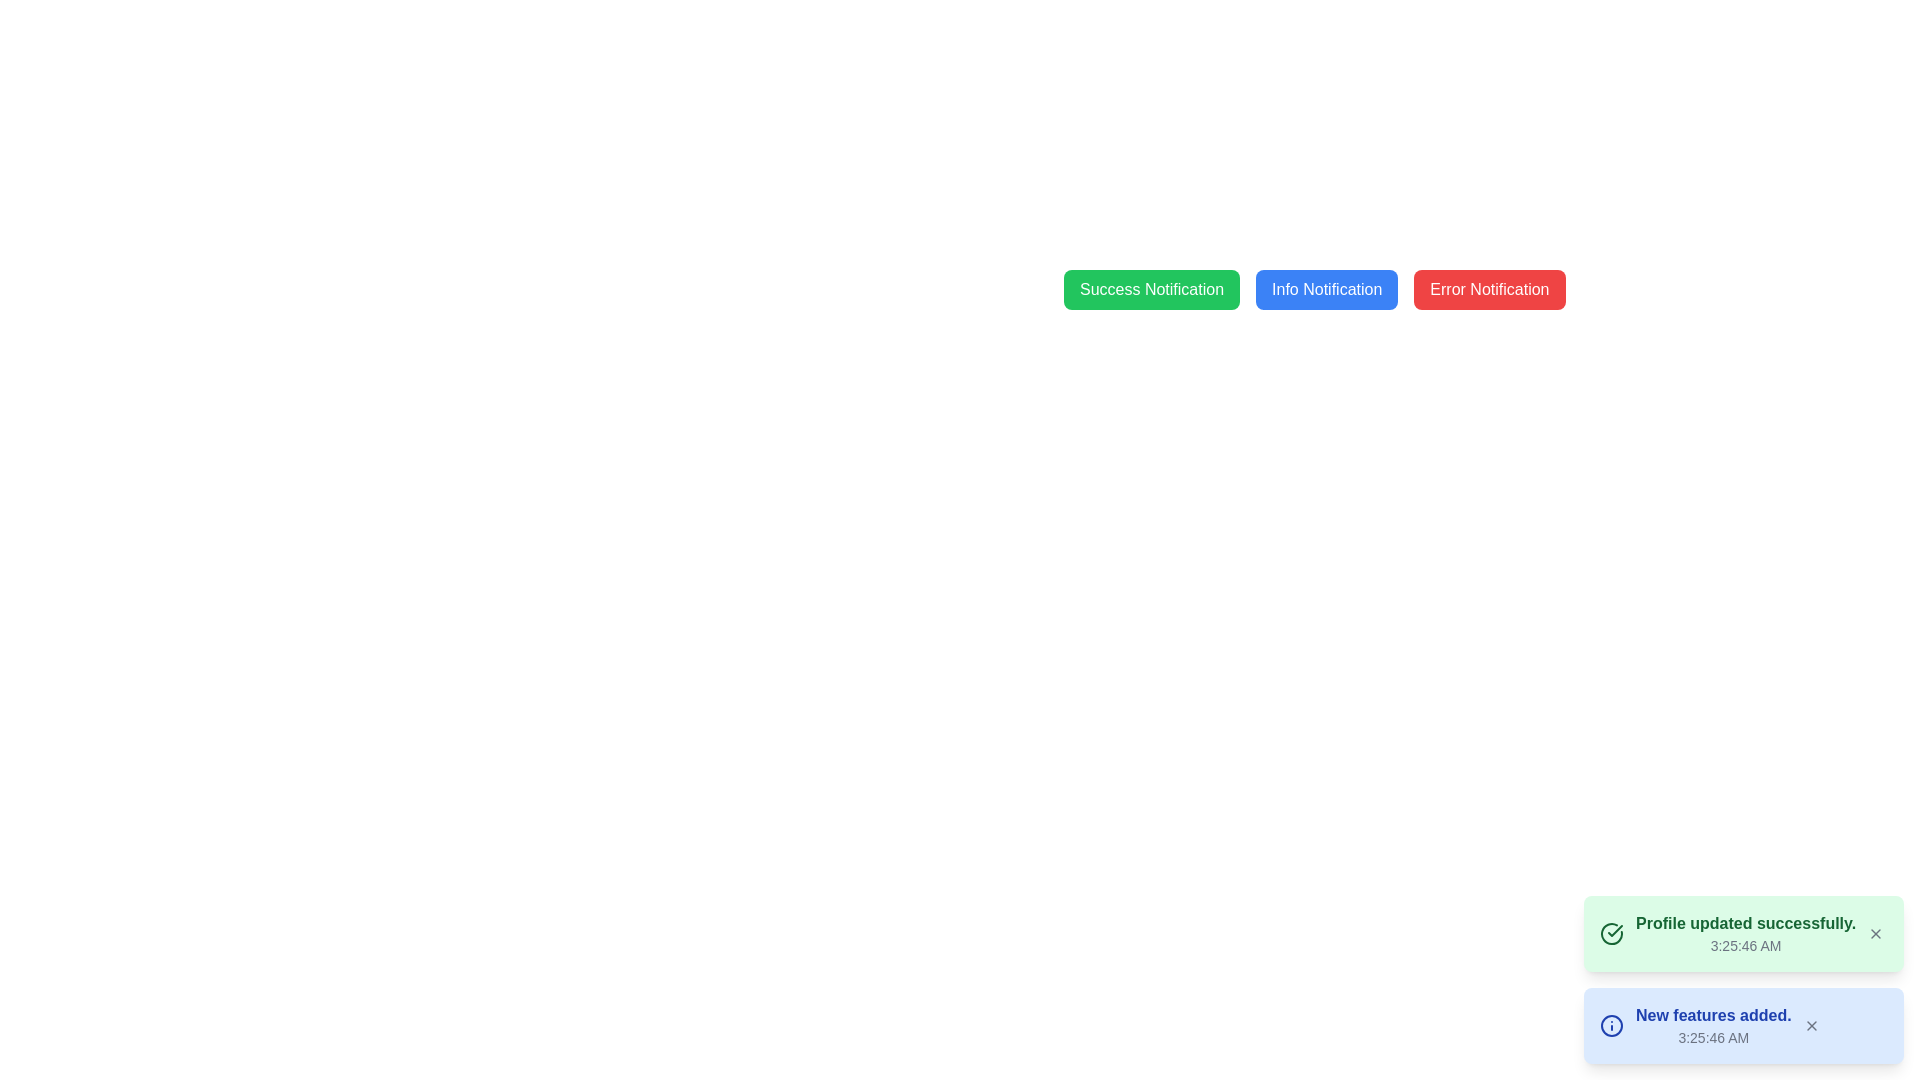 This screenshot has width=1920, height=1080. I want to click on the circular icon featuring a checkmark symbol inside, which is located within the green notification box that reads 'Profile updated successfully.', so click(1612, 933).